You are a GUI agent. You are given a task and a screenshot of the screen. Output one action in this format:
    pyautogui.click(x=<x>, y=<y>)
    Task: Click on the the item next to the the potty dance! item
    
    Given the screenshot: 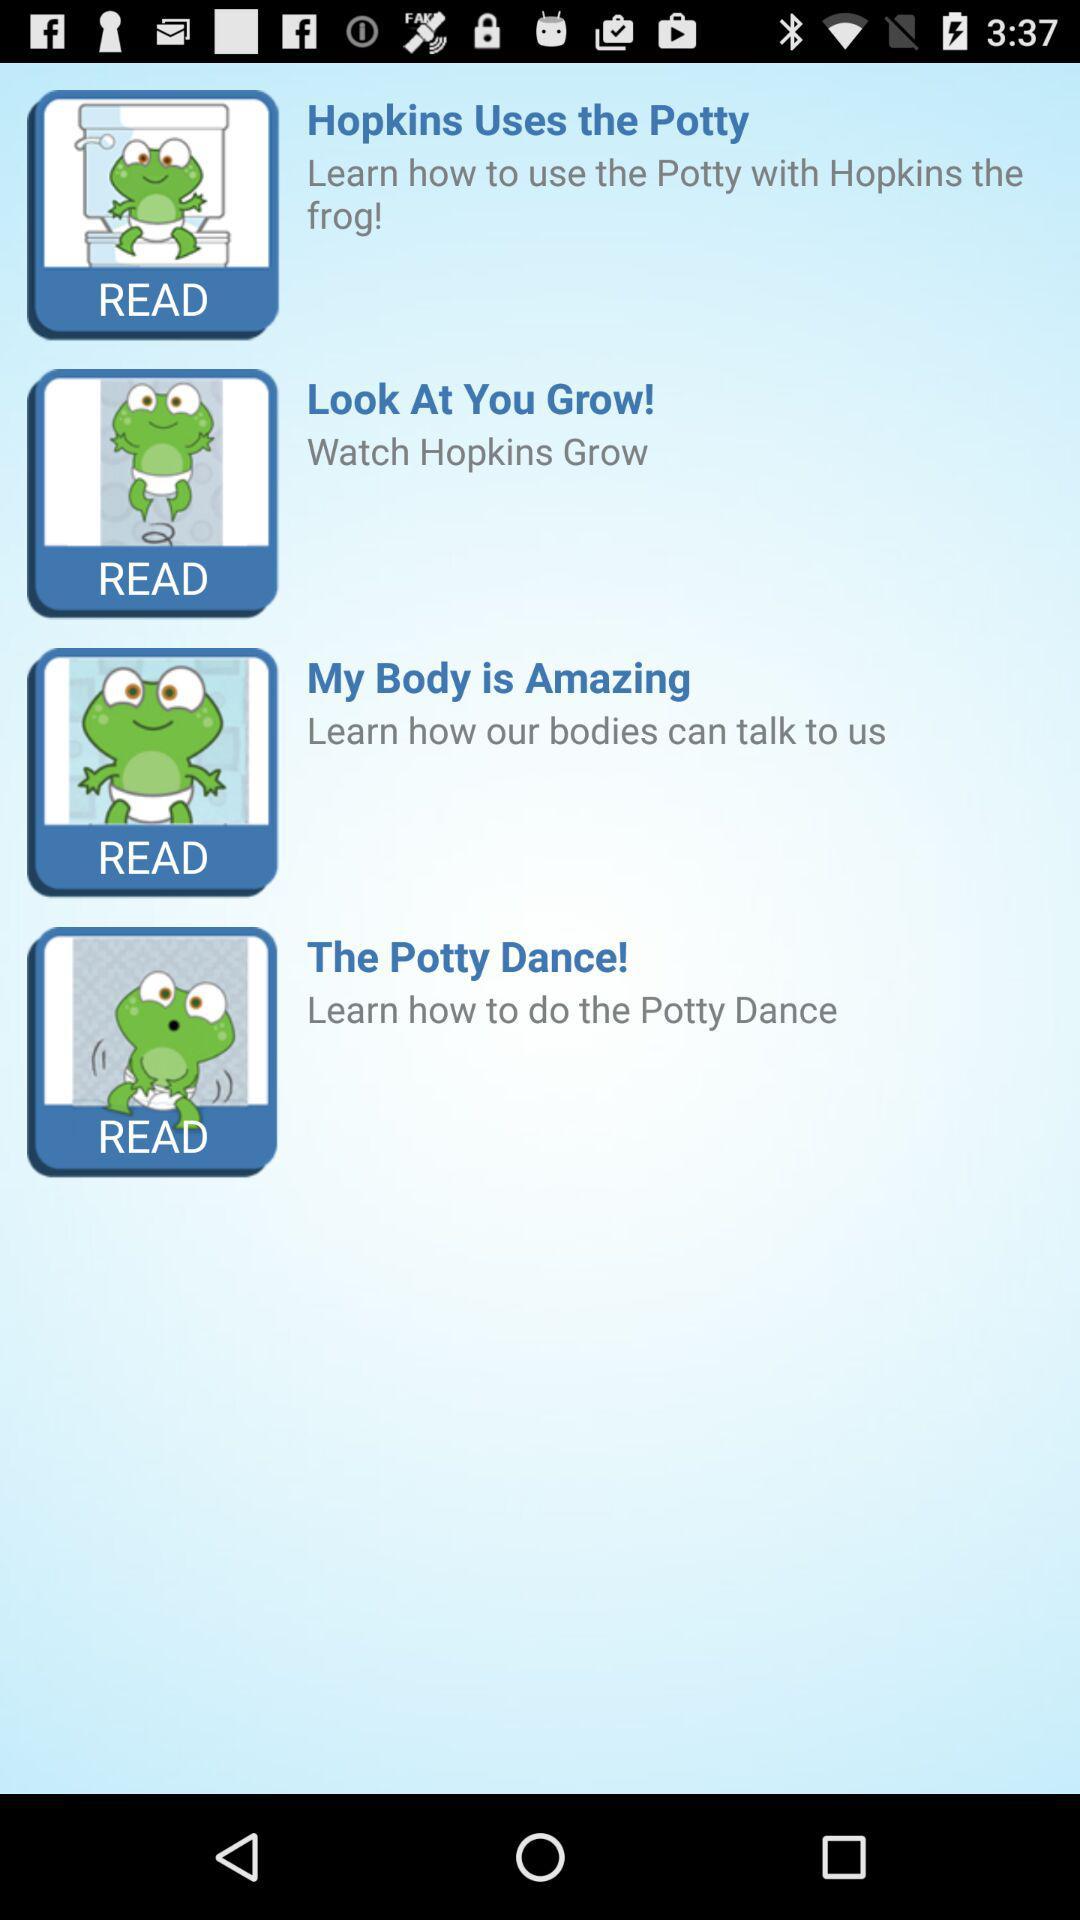 What is the action you would take?
    pyautogui.click(x=152, y=1051)
    